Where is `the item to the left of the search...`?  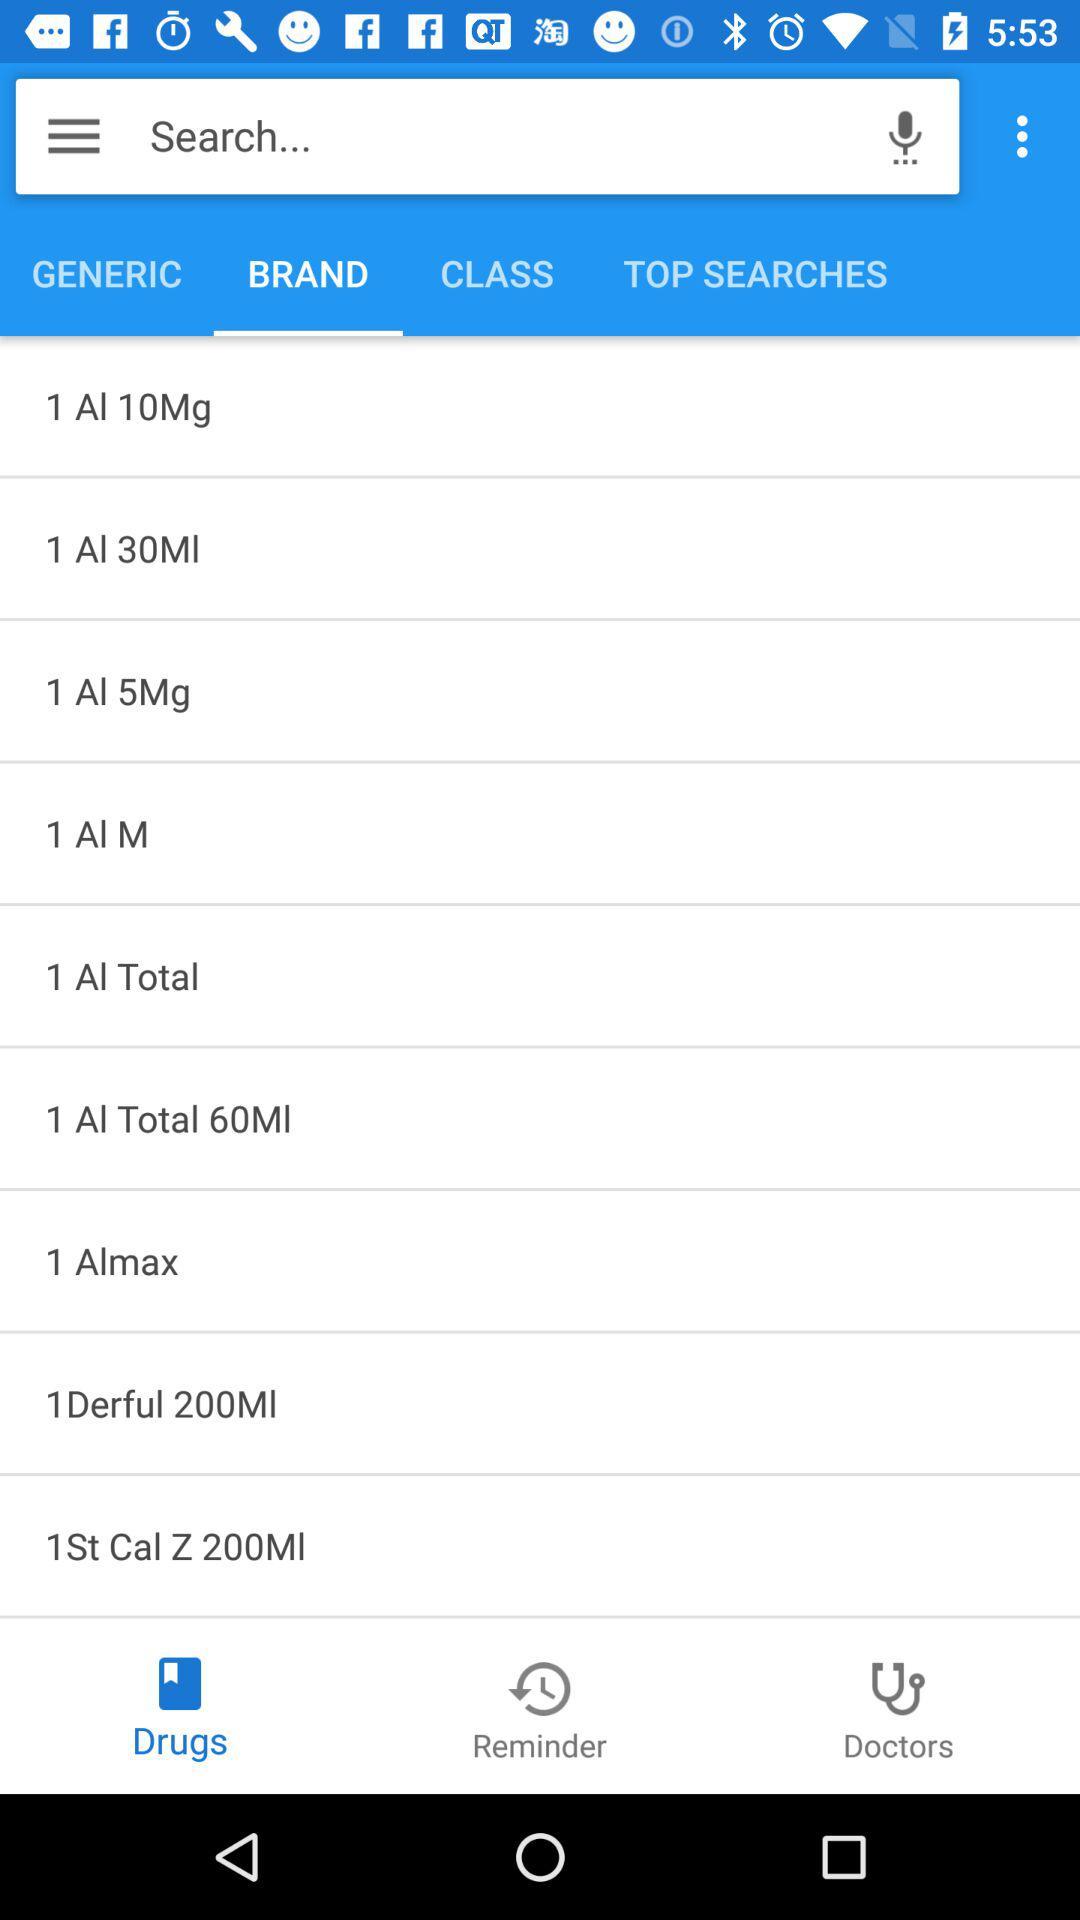
the item to the left of the search... is located at coordinates (72, 135).